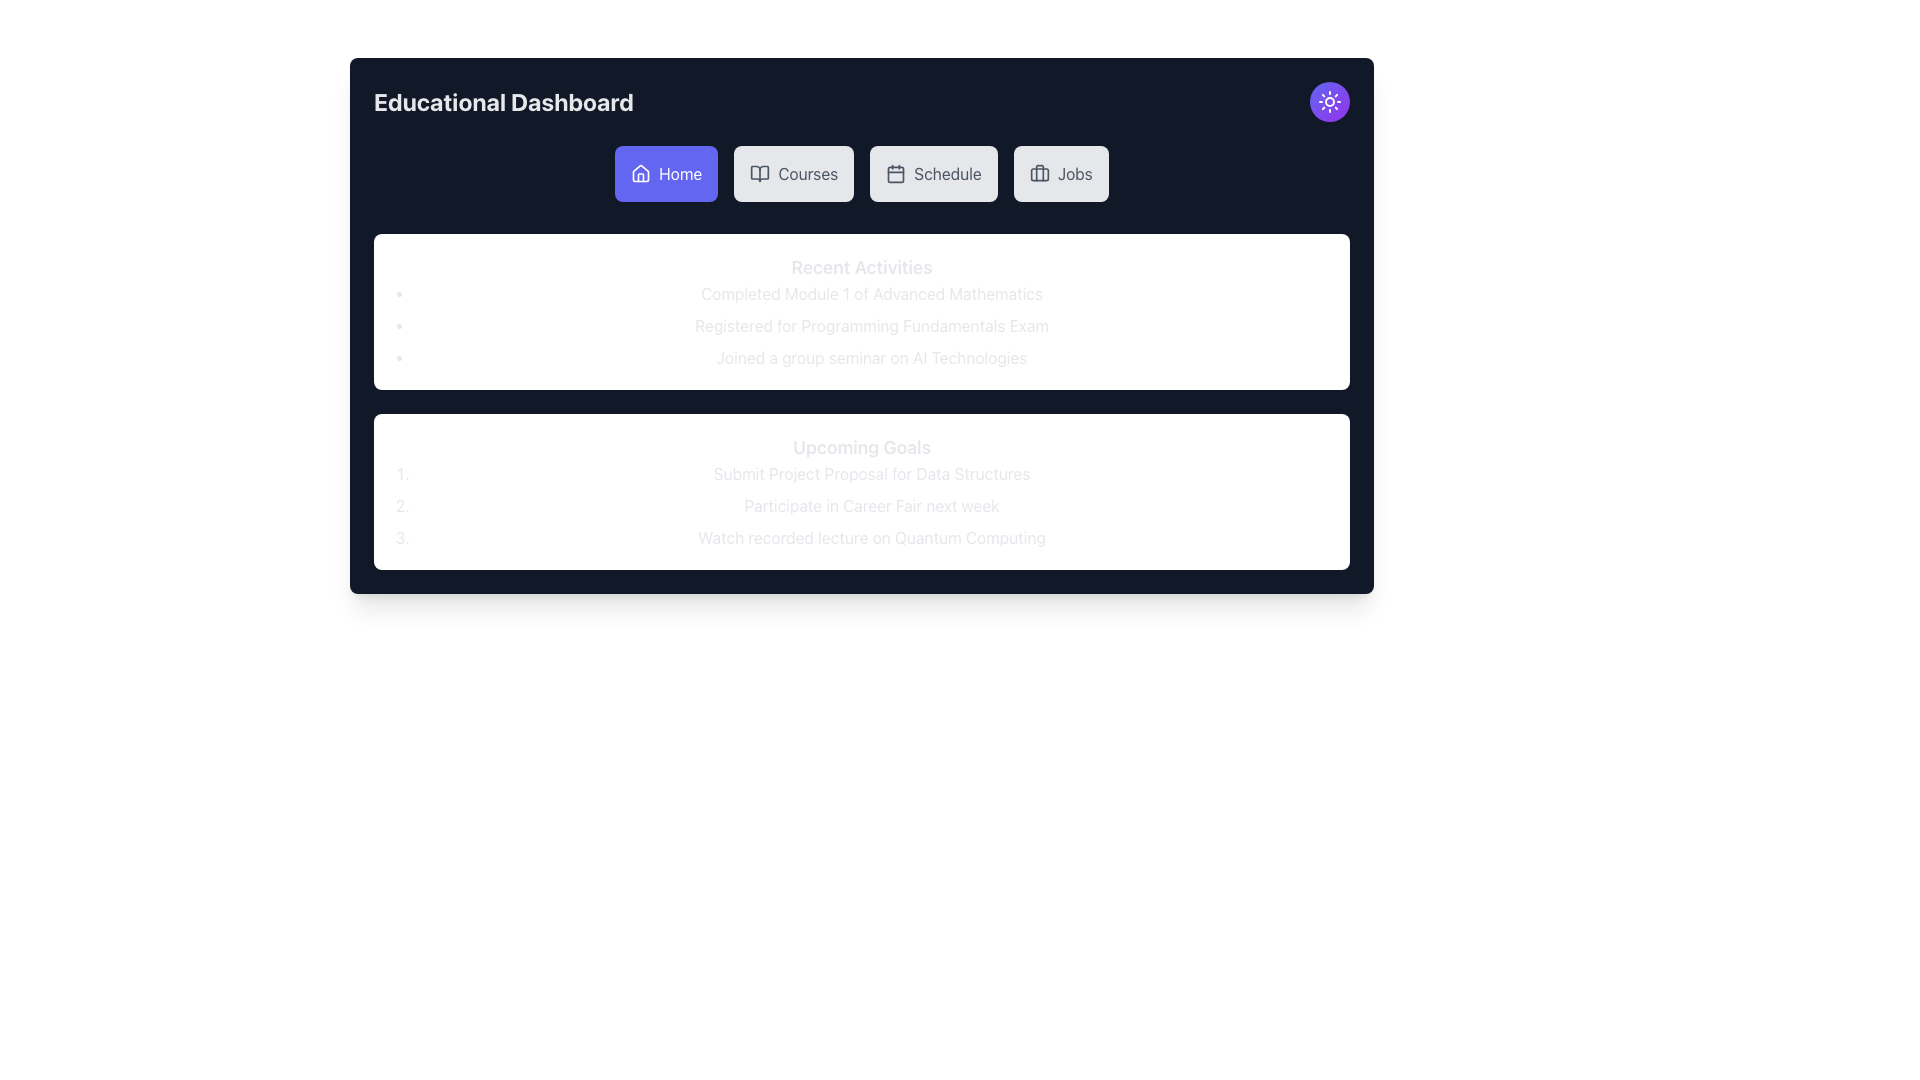 The width and height of the screenshot is (1920, 1080). Describe the element at coordinates (641, 172) in the screenshot. I see `the SVG-based icon for the 'Home' button located in the navigation bar at the top of the interface` at that location.